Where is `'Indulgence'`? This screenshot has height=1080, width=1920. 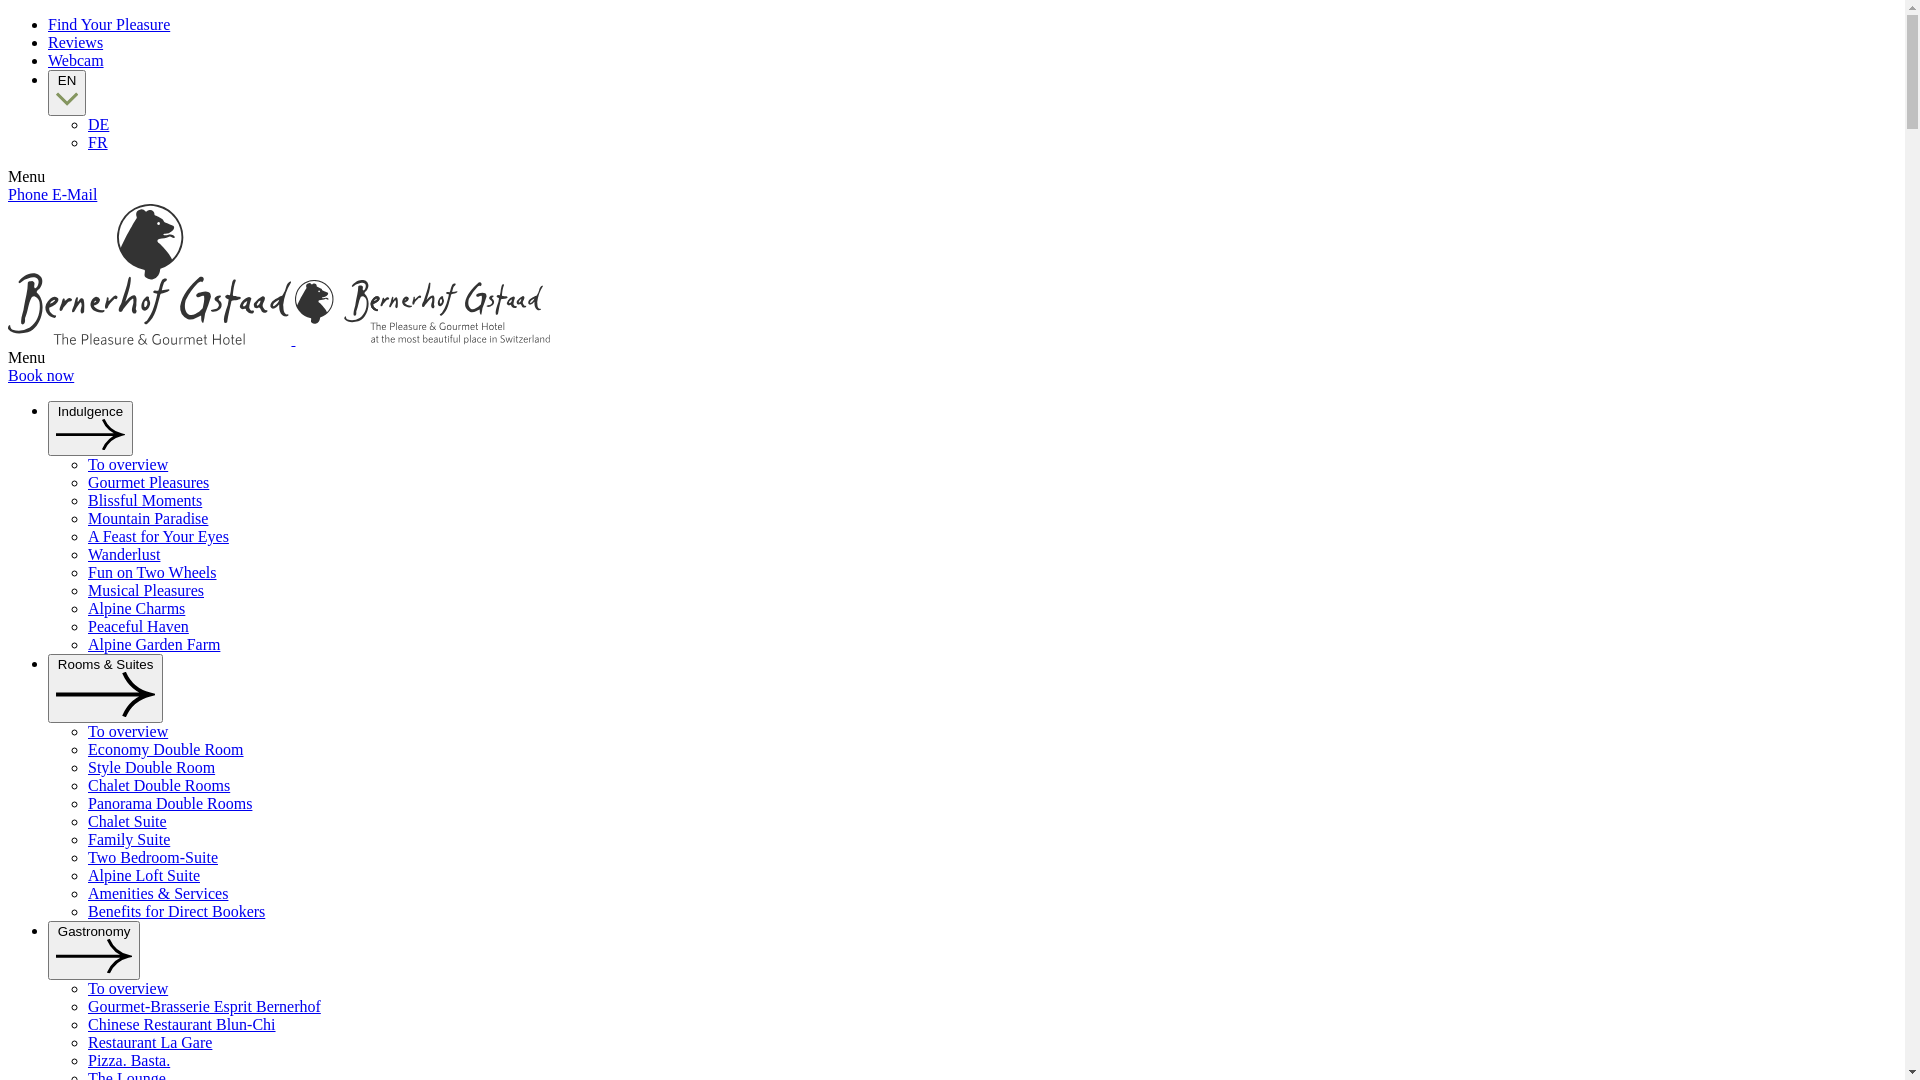
'Indulgence' is located at coordinates (89, 427).